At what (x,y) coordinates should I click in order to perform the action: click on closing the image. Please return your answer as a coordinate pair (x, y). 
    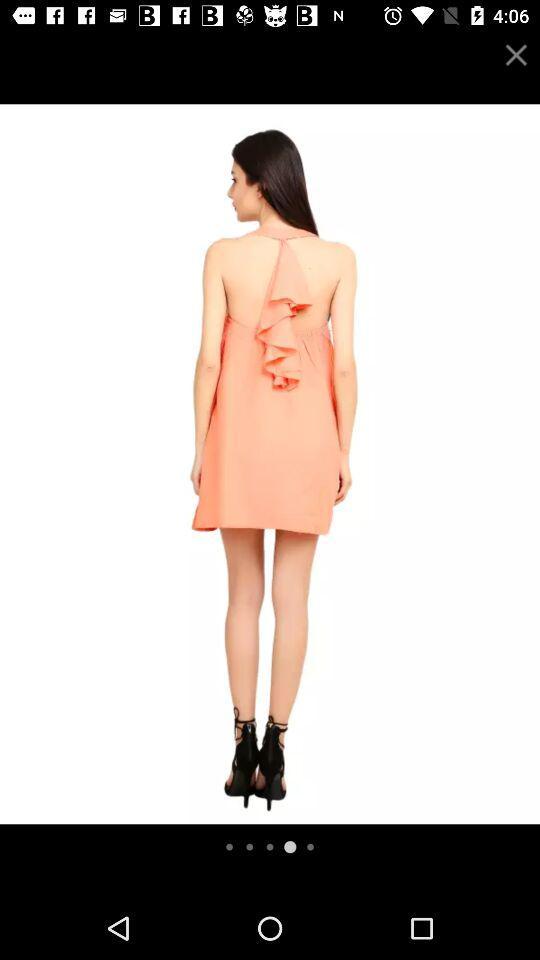
    Looking at the image, I should click on (516, 54).